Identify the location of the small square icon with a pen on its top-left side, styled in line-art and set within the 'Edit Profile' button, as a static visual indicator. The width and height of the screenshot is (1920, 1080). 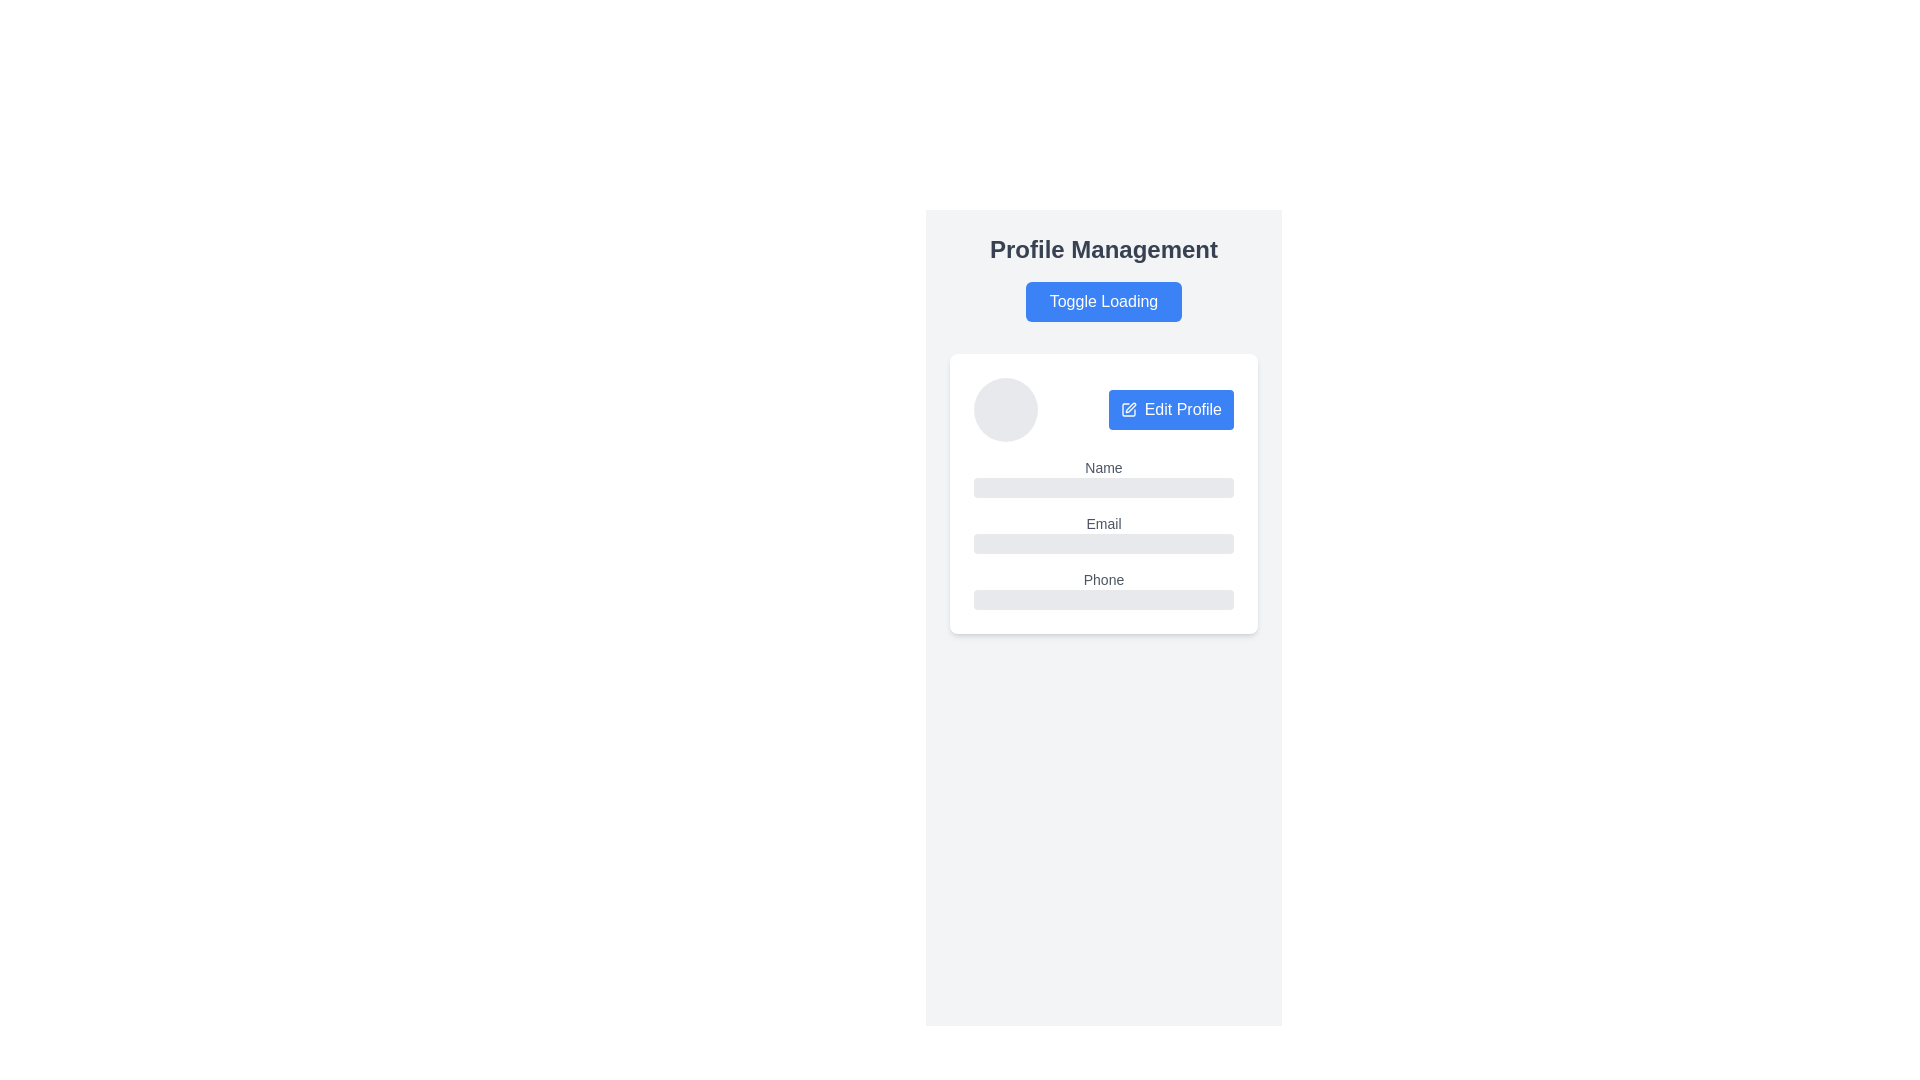
(1128, 408).